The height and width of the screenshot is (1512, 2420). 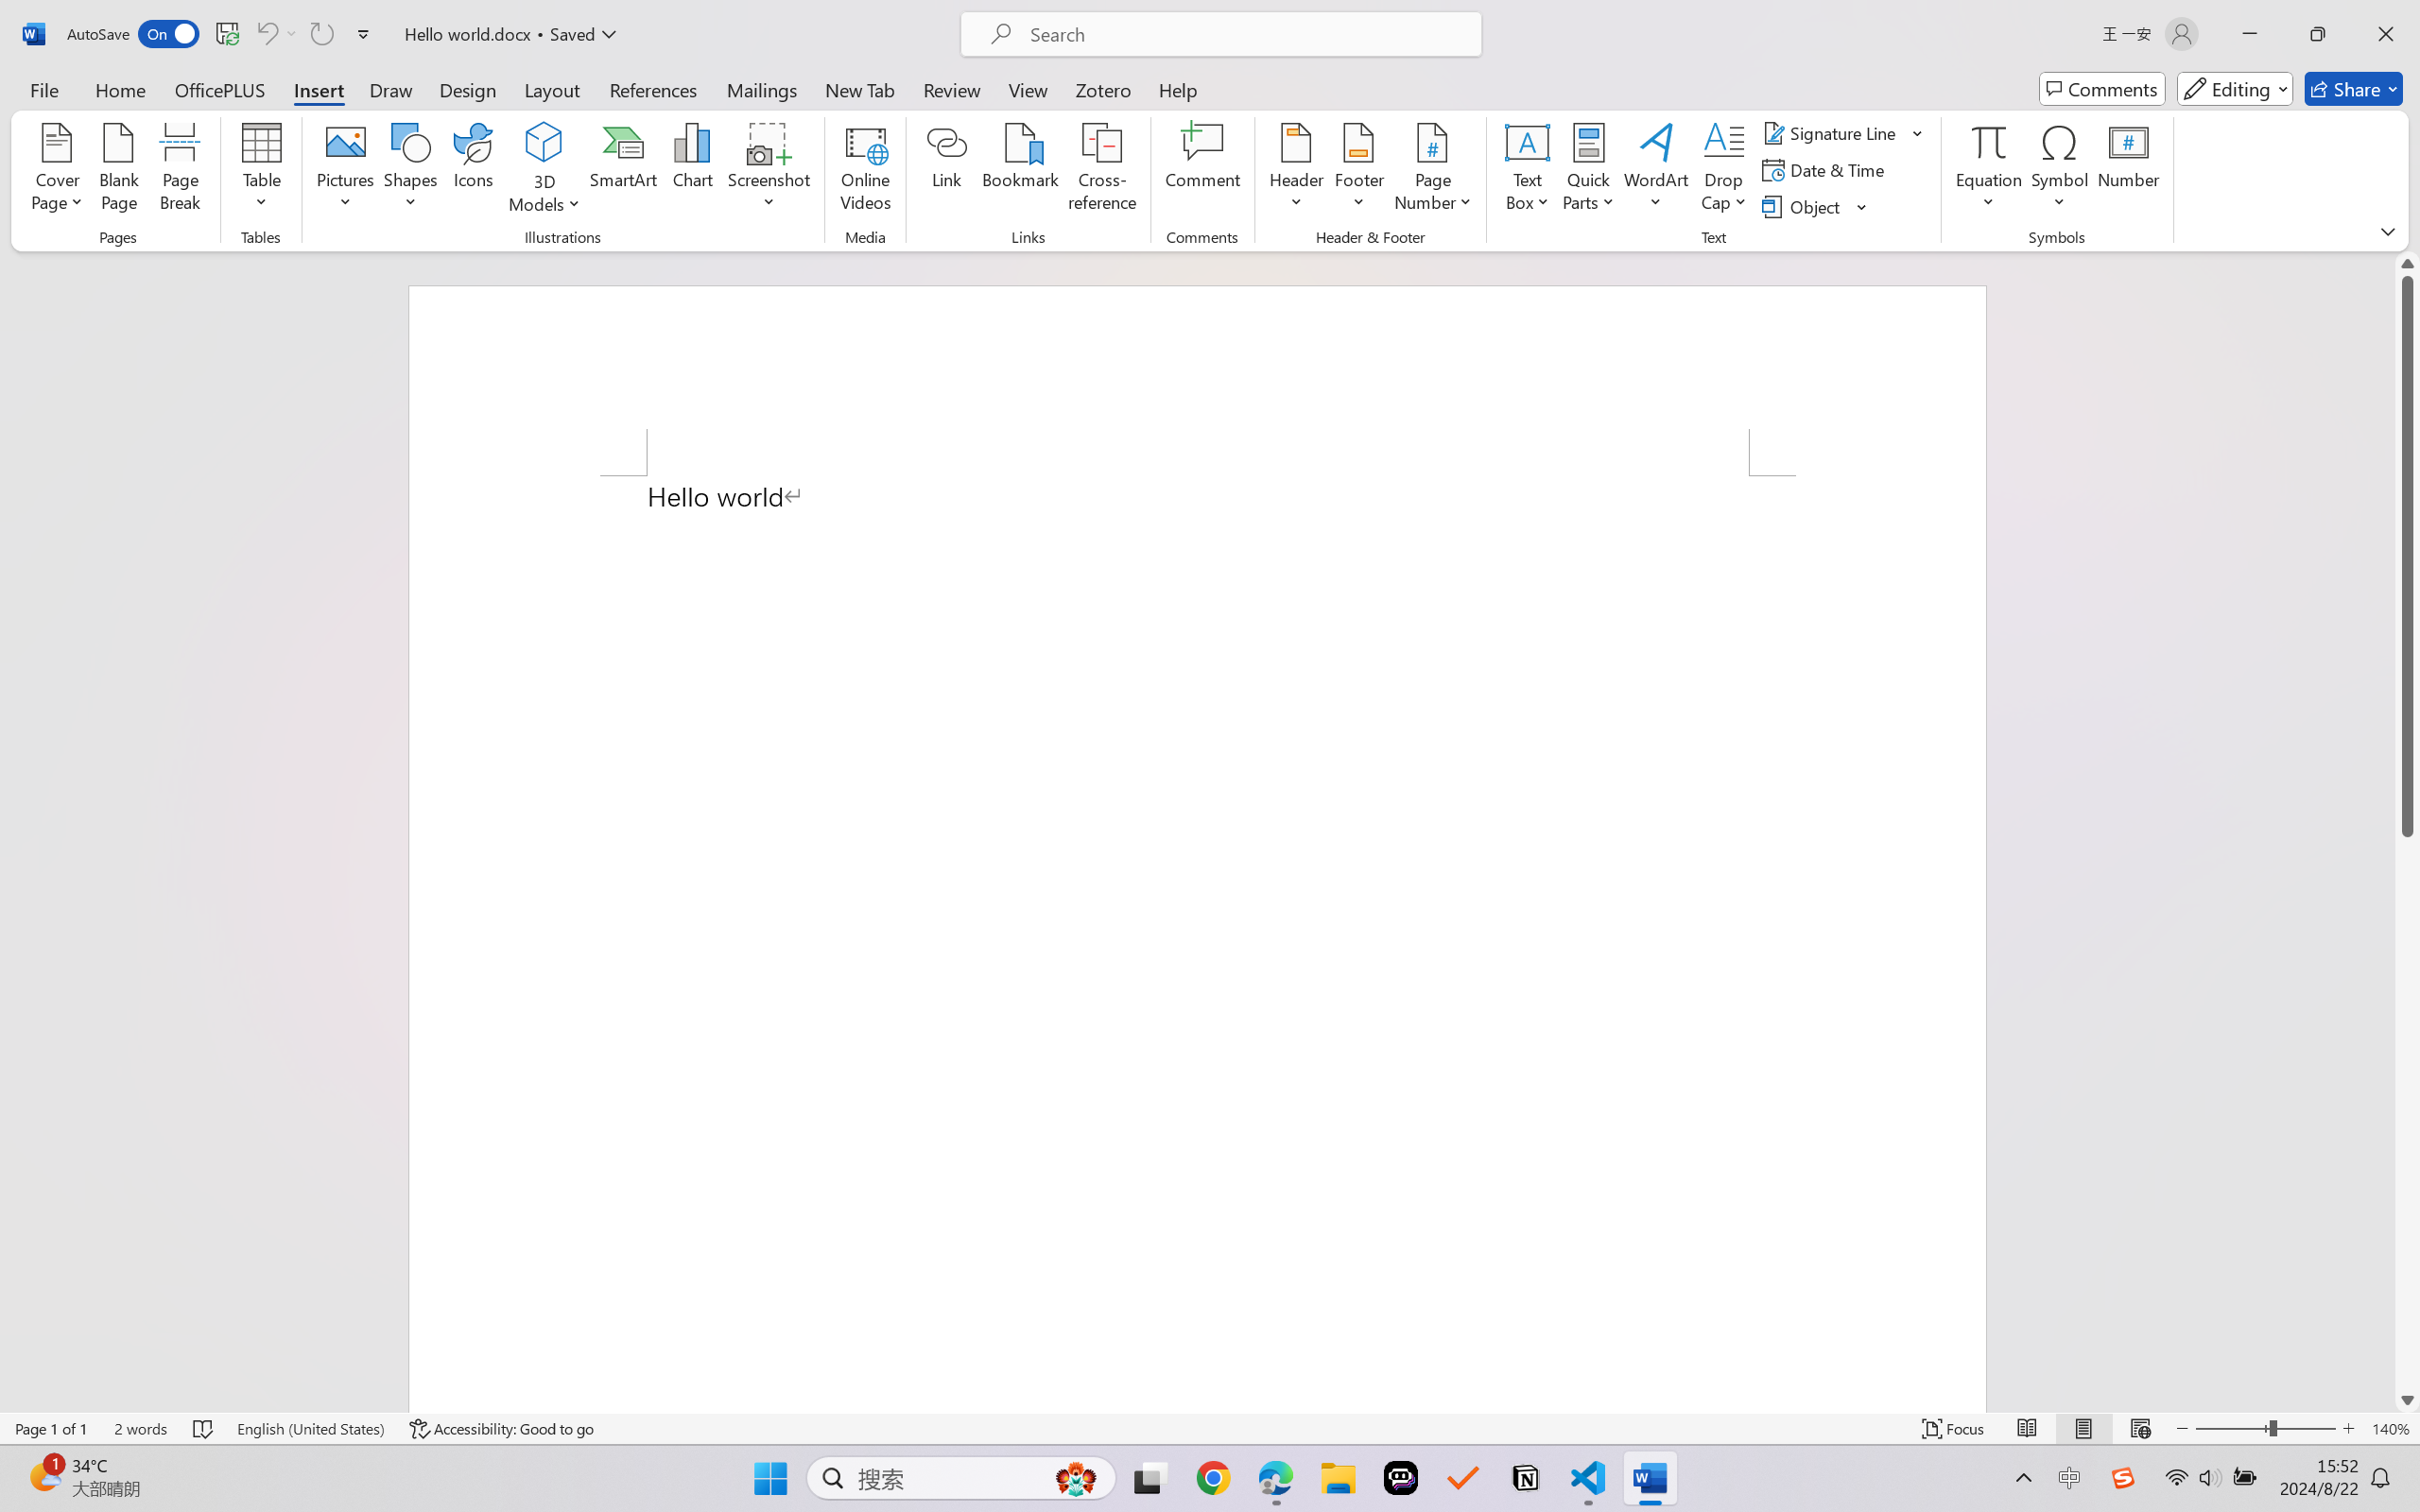 What do you see at coordinates (1527, 170) in the screenshot?
I see `'Text Box'` at bounding box center [1527, 170].